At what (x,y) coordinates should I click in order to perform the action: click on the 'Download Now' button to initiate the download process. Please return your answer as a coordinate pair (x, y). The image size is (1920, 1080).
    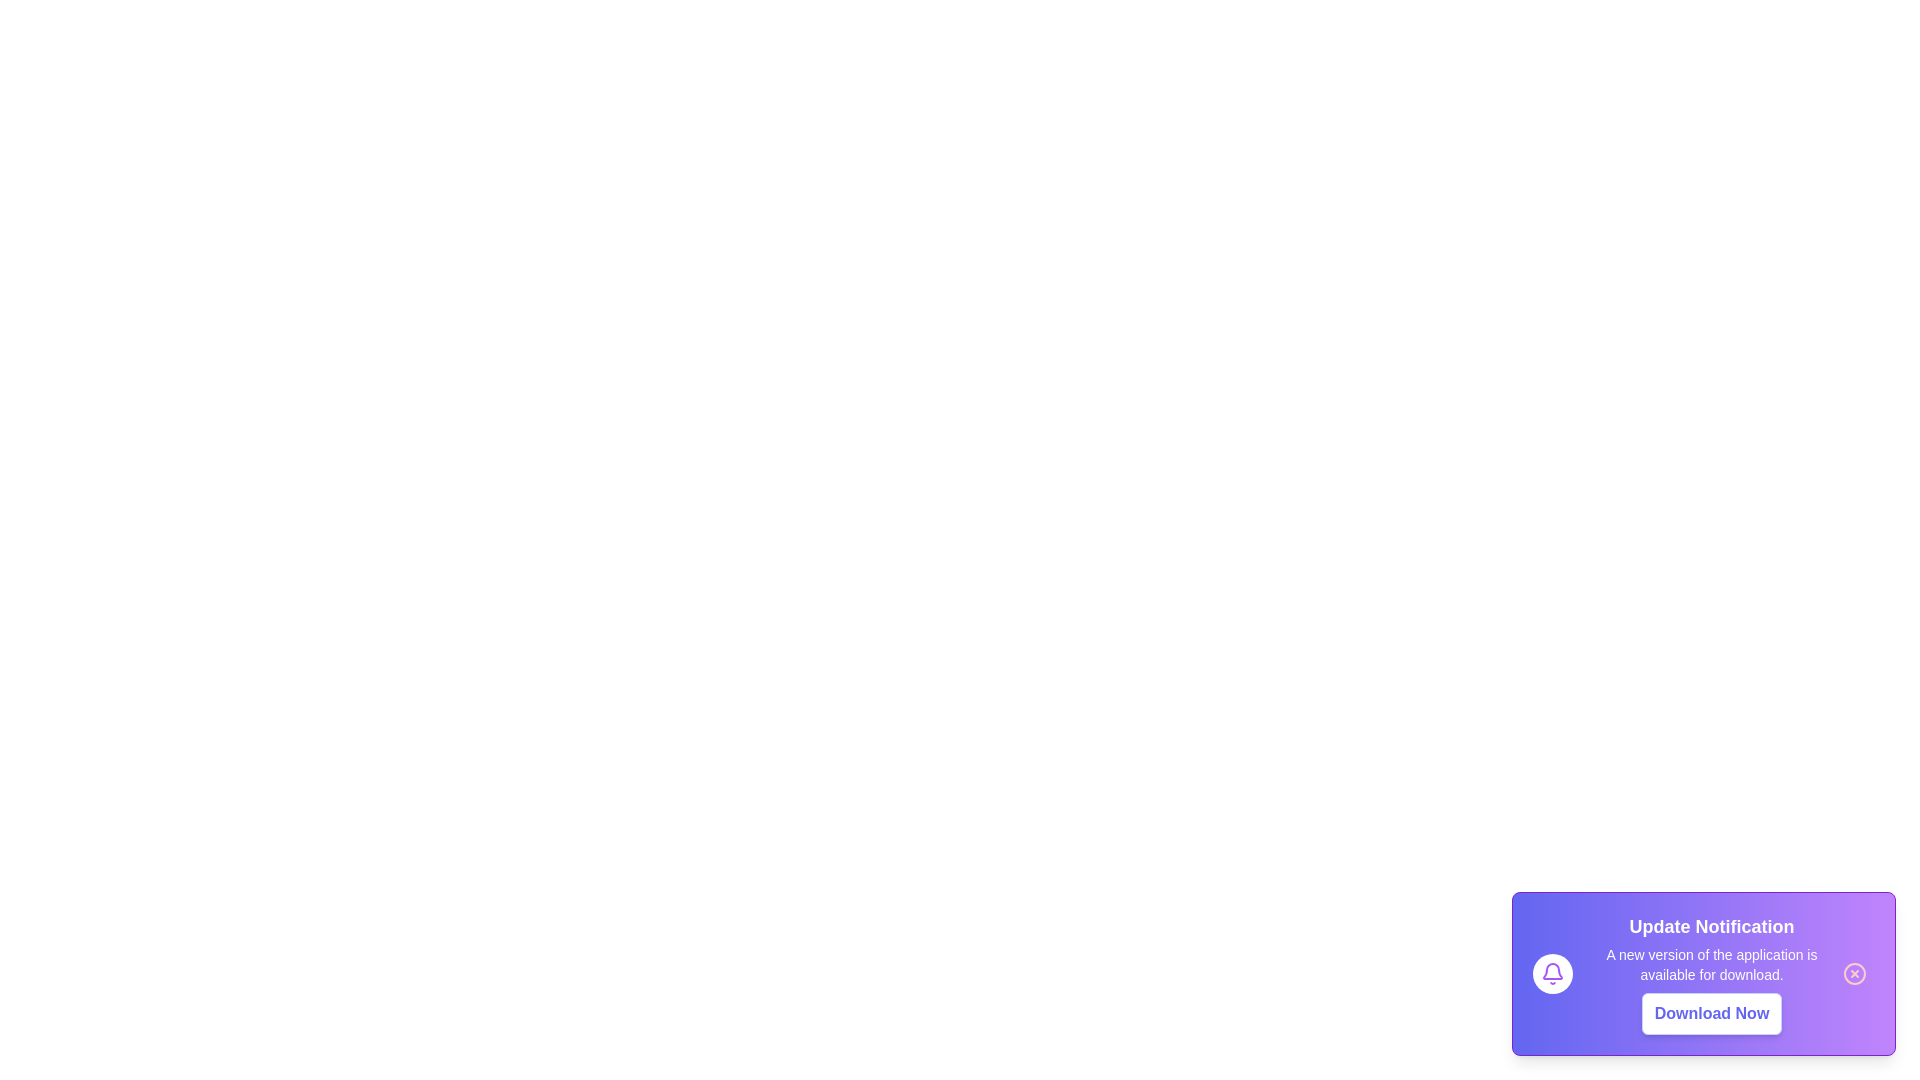
    Looking at the image, I should click on (1711, 1014).